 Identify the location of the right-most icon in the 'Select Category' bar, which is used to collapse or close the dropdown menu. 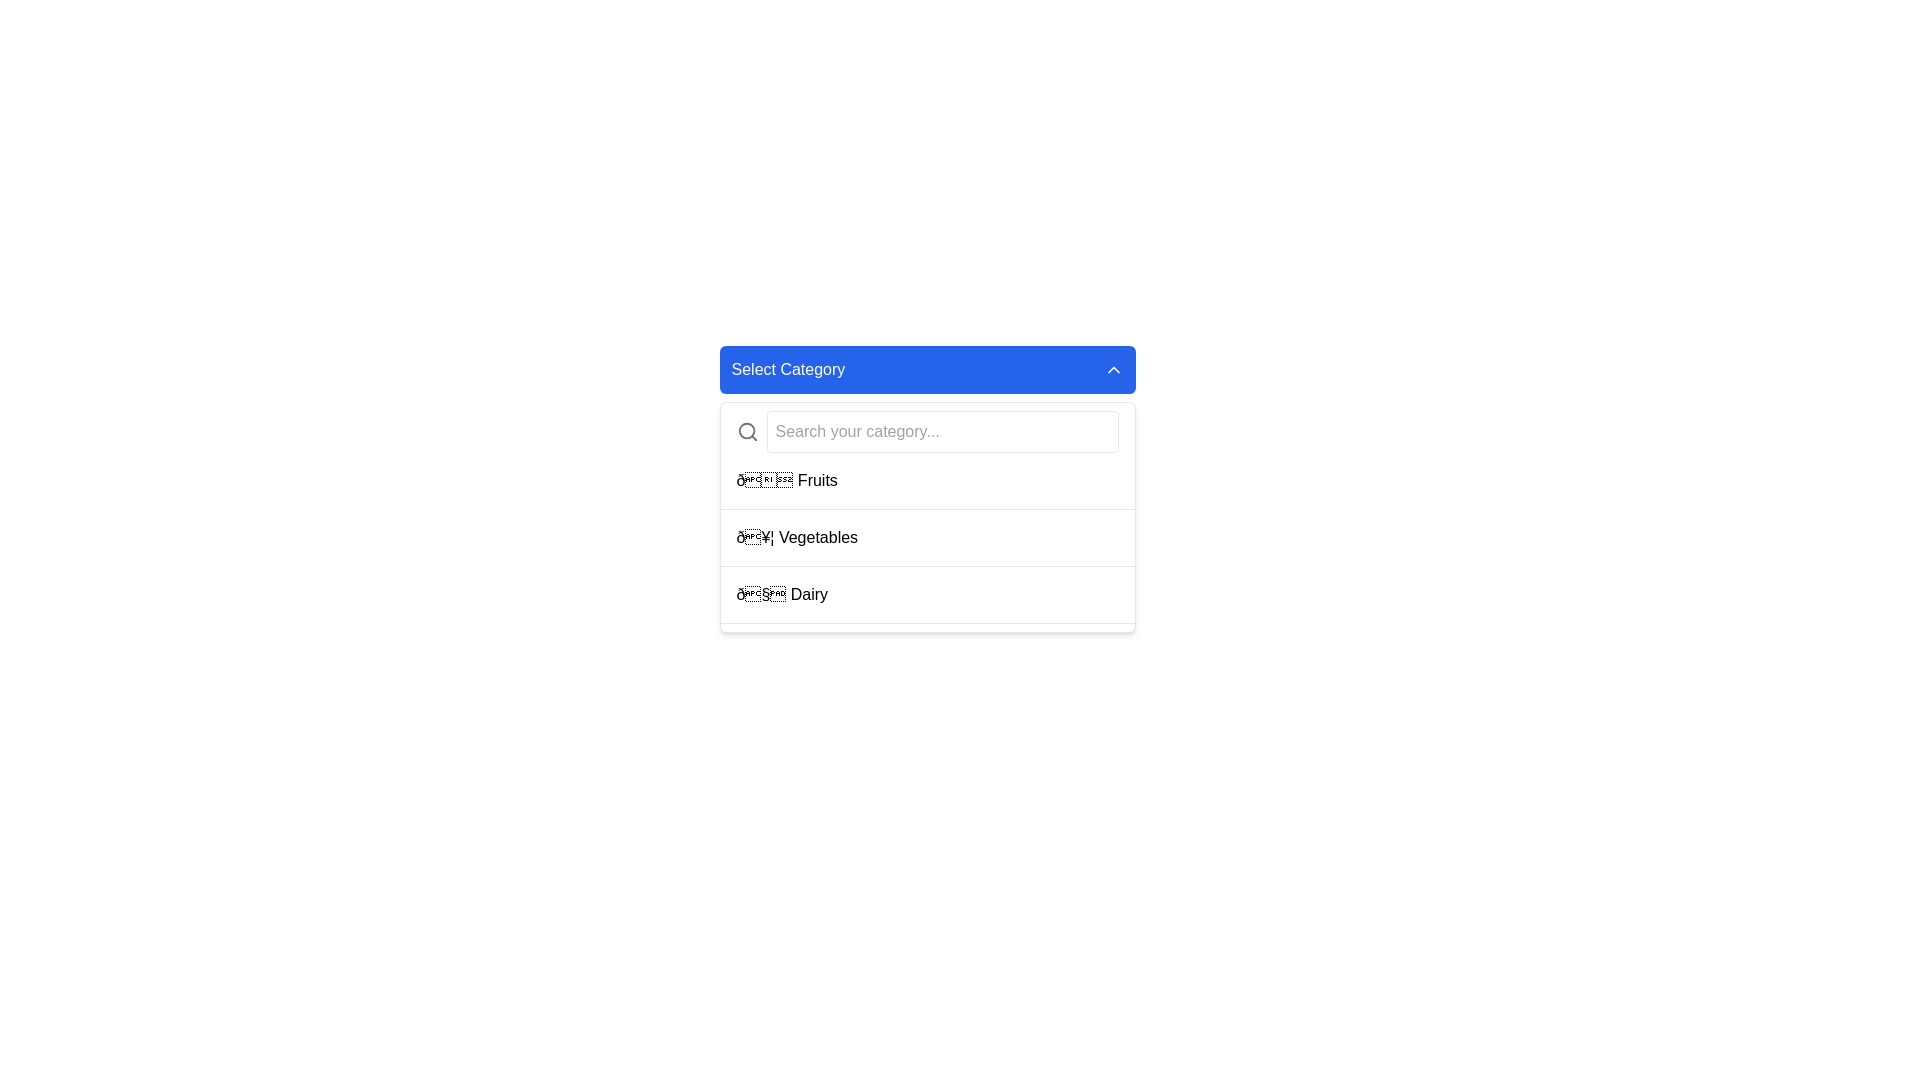
(1112, 370).